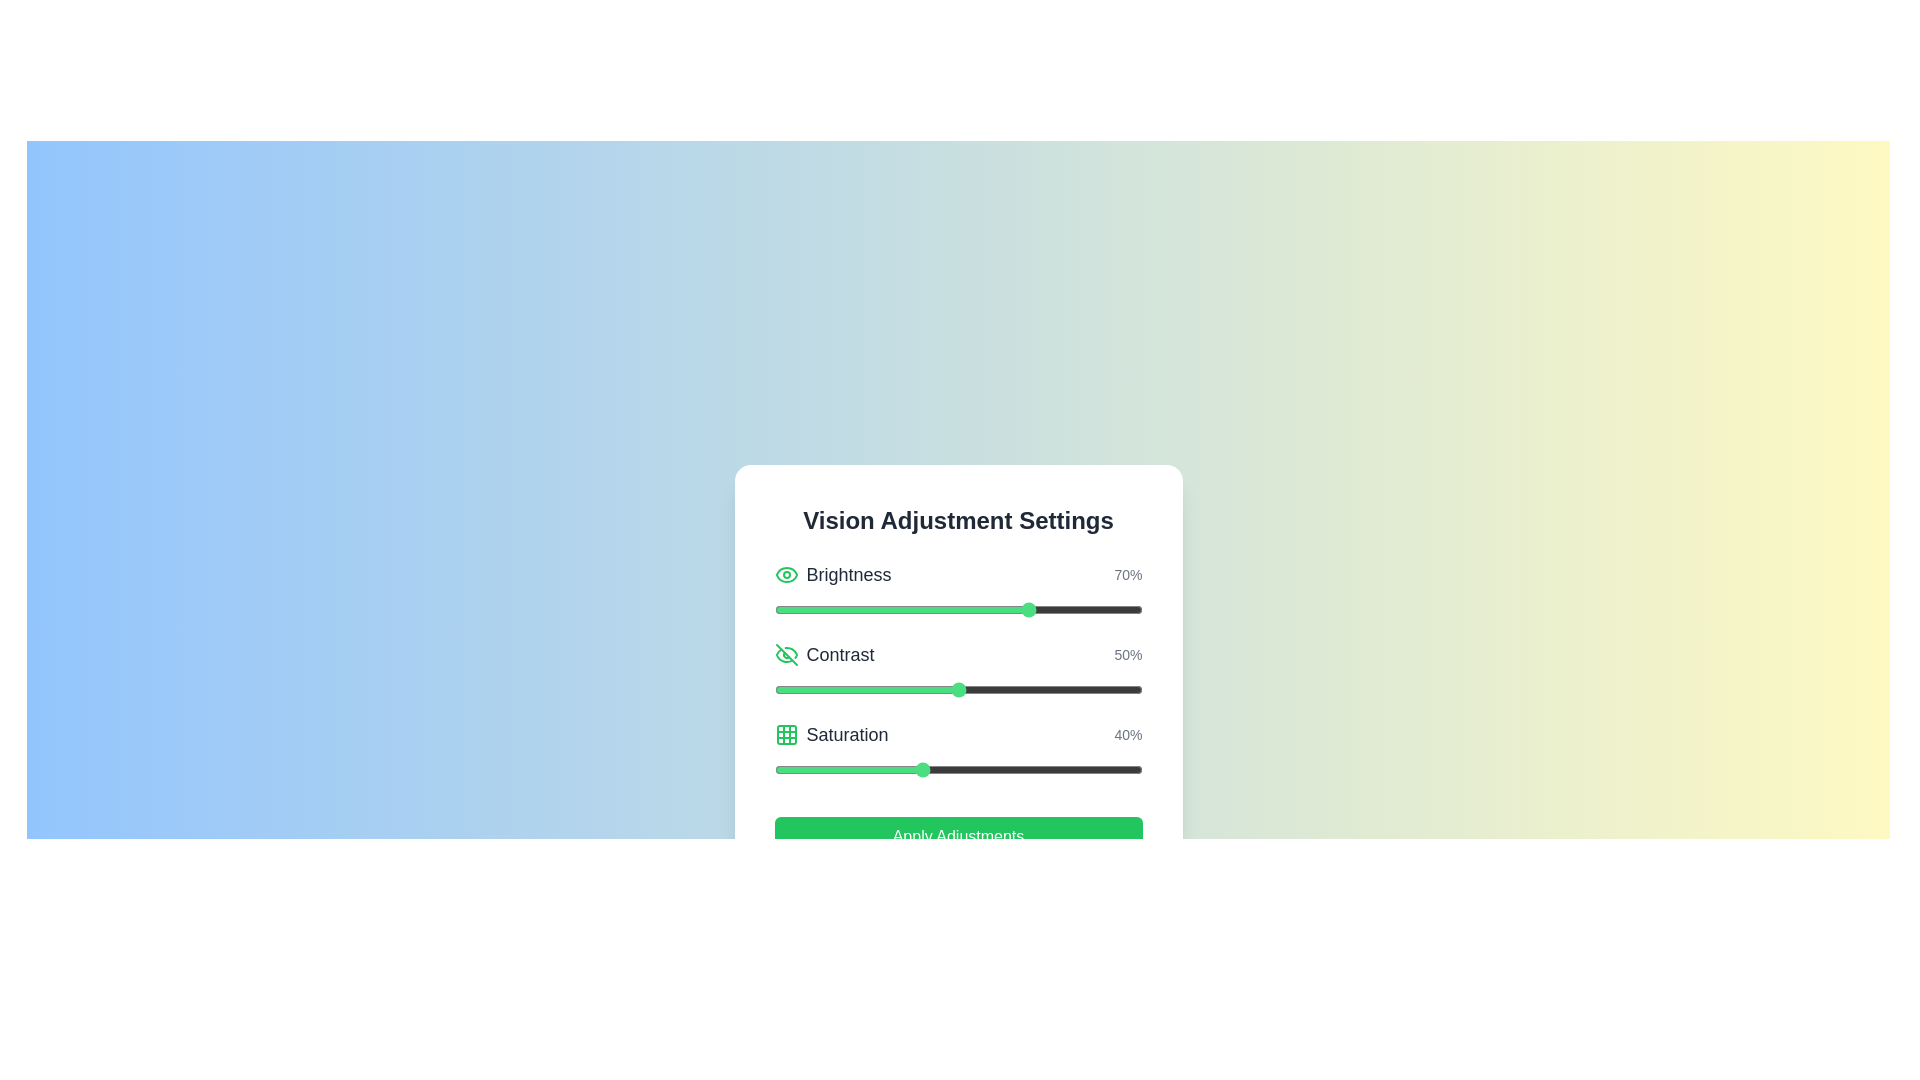 Image resolution: width=1920 pixels, height=1080 pixels. What do you see at coordinates (844, 608) in the screenshot?
I see `the brightness slider to set the brightness to 19%` at bounding box center [844, 608].